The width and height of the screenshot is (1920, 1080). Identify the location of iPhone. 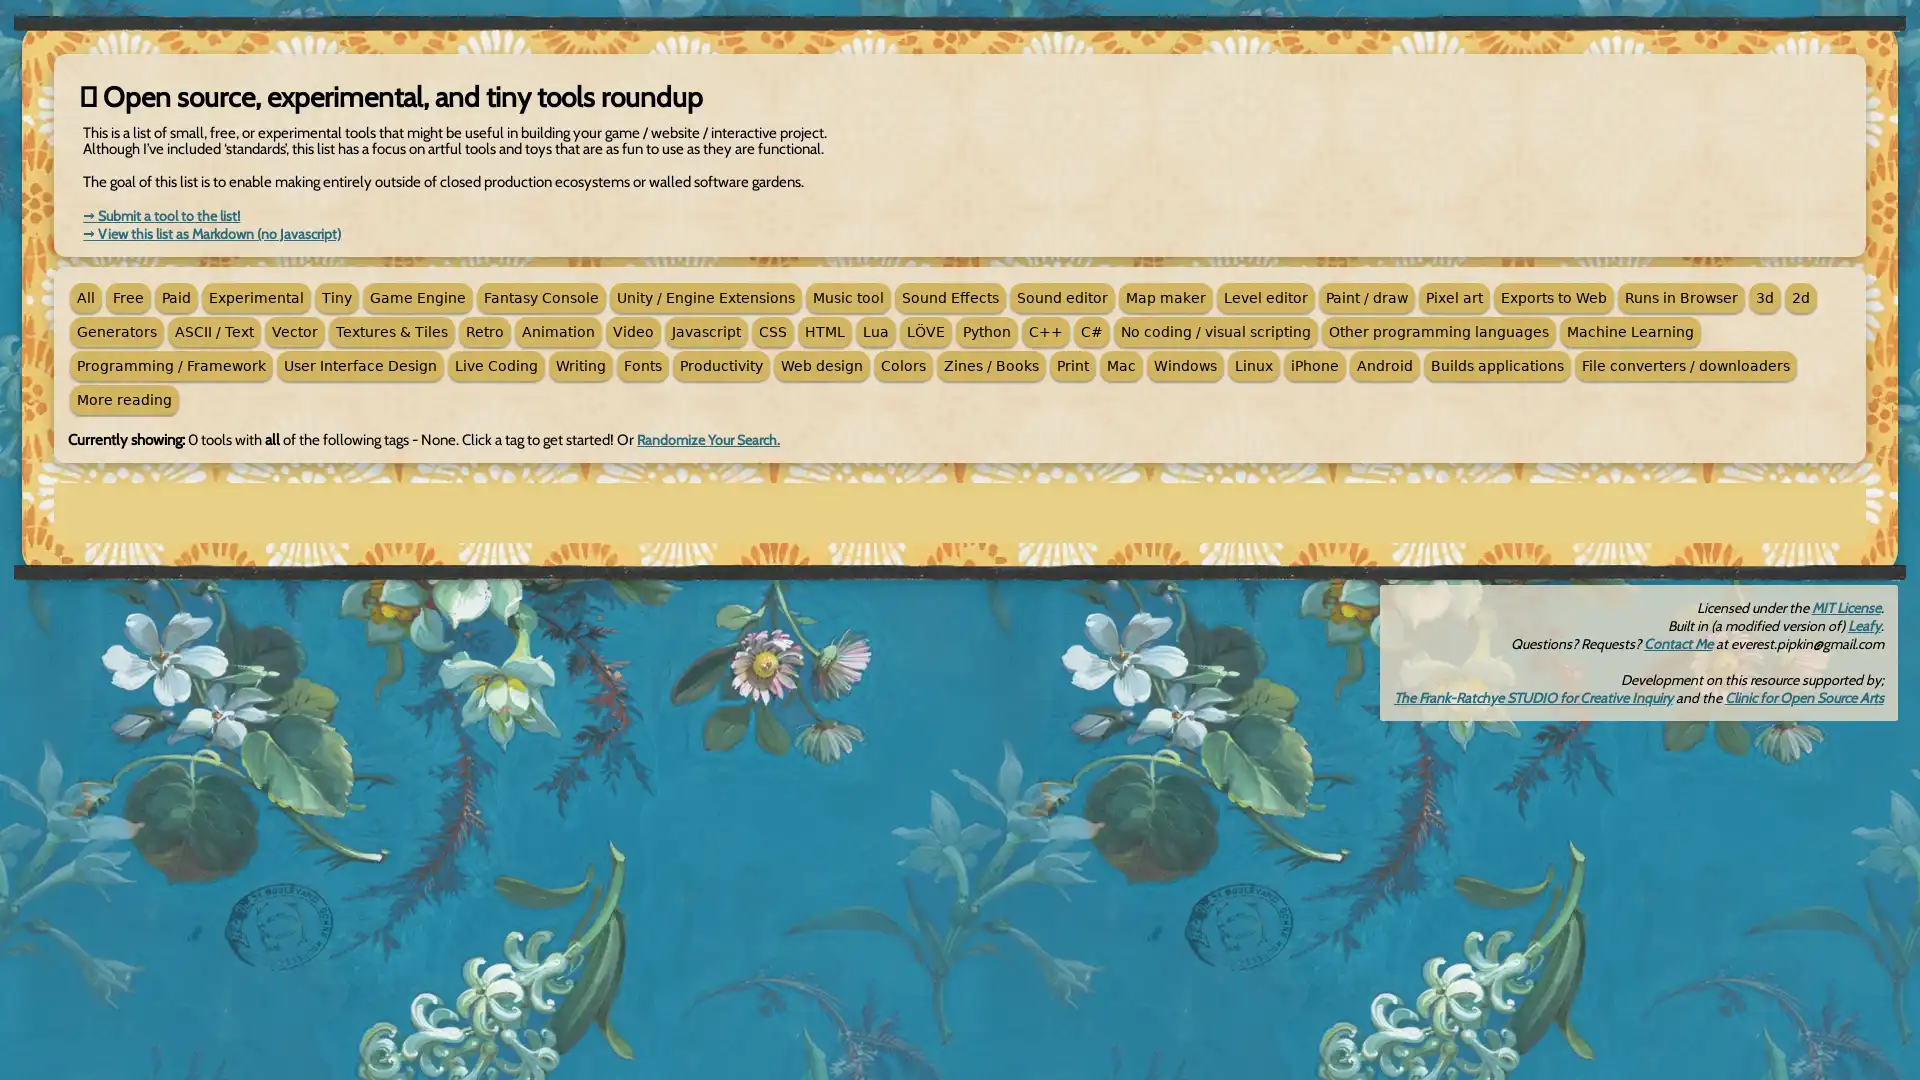
(1315, 366).